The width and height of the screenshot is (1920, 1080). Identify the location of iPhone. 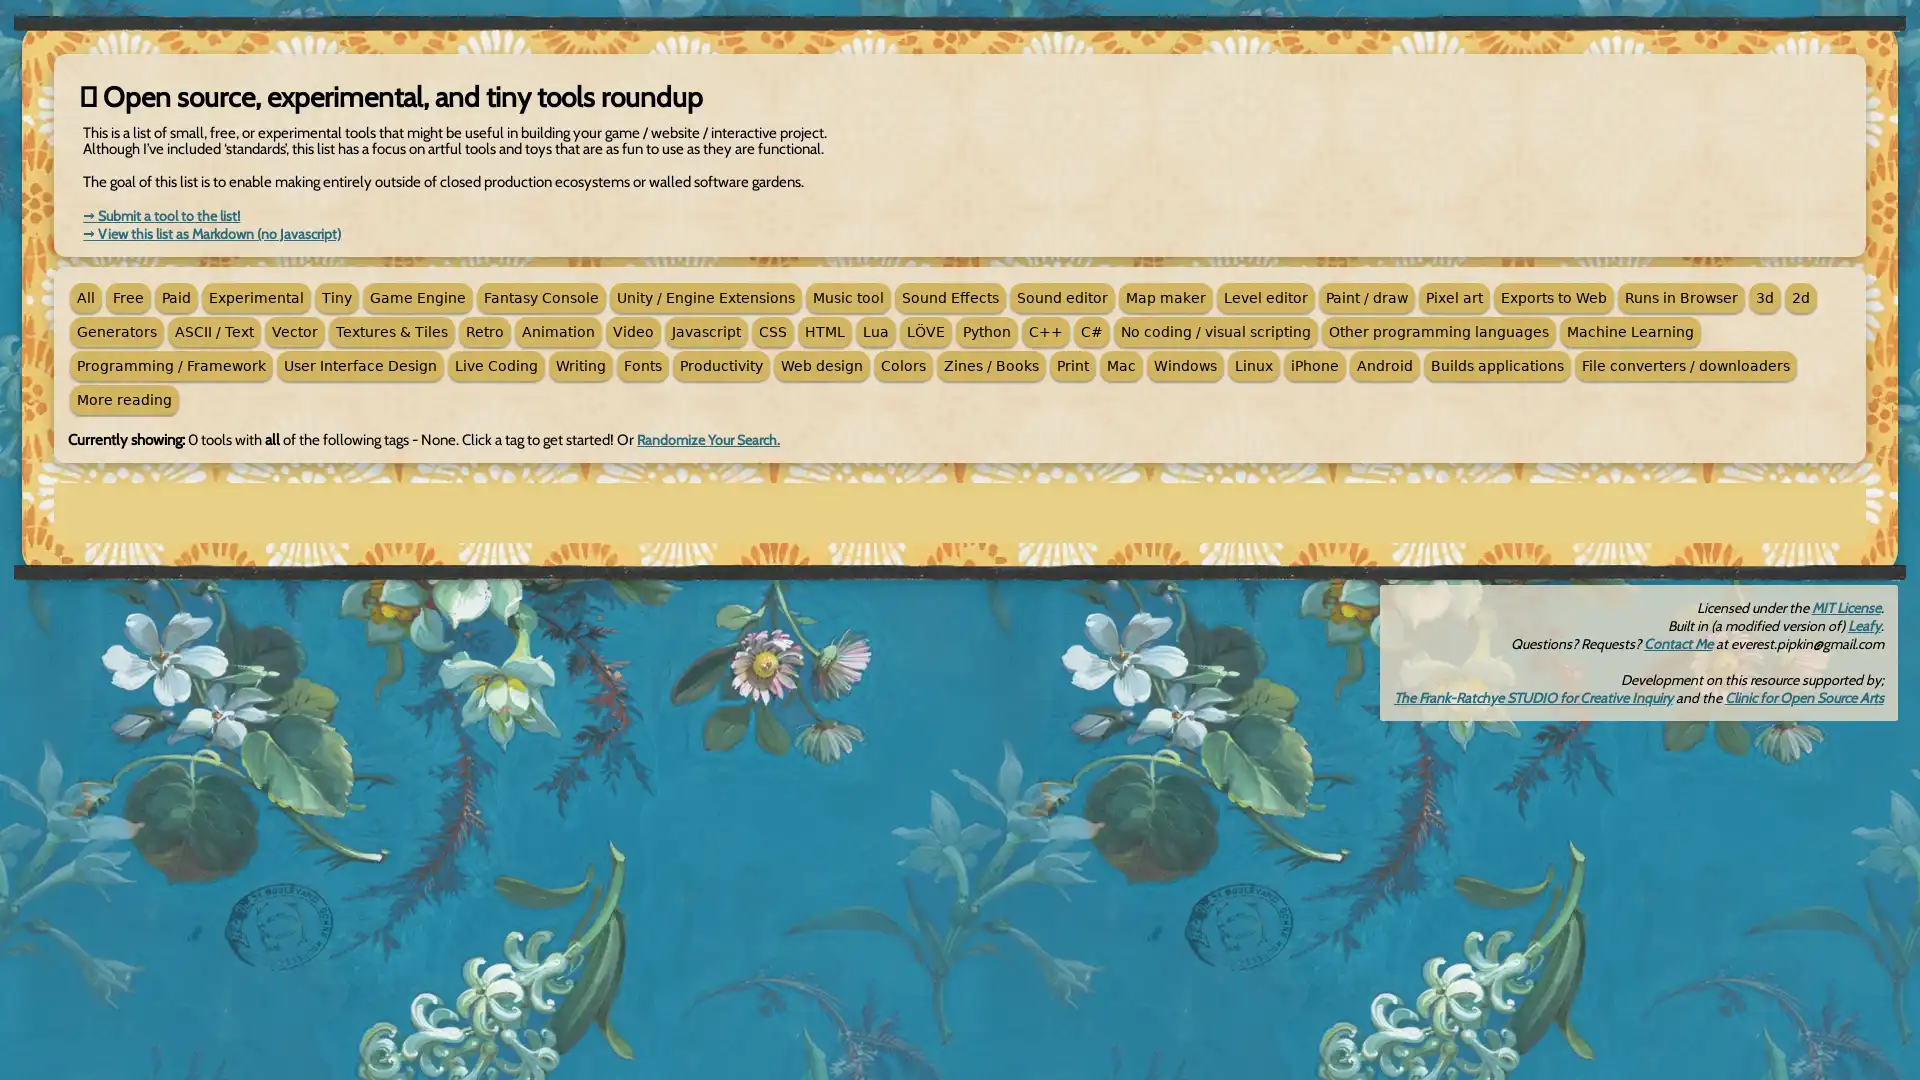
(1315, 366).